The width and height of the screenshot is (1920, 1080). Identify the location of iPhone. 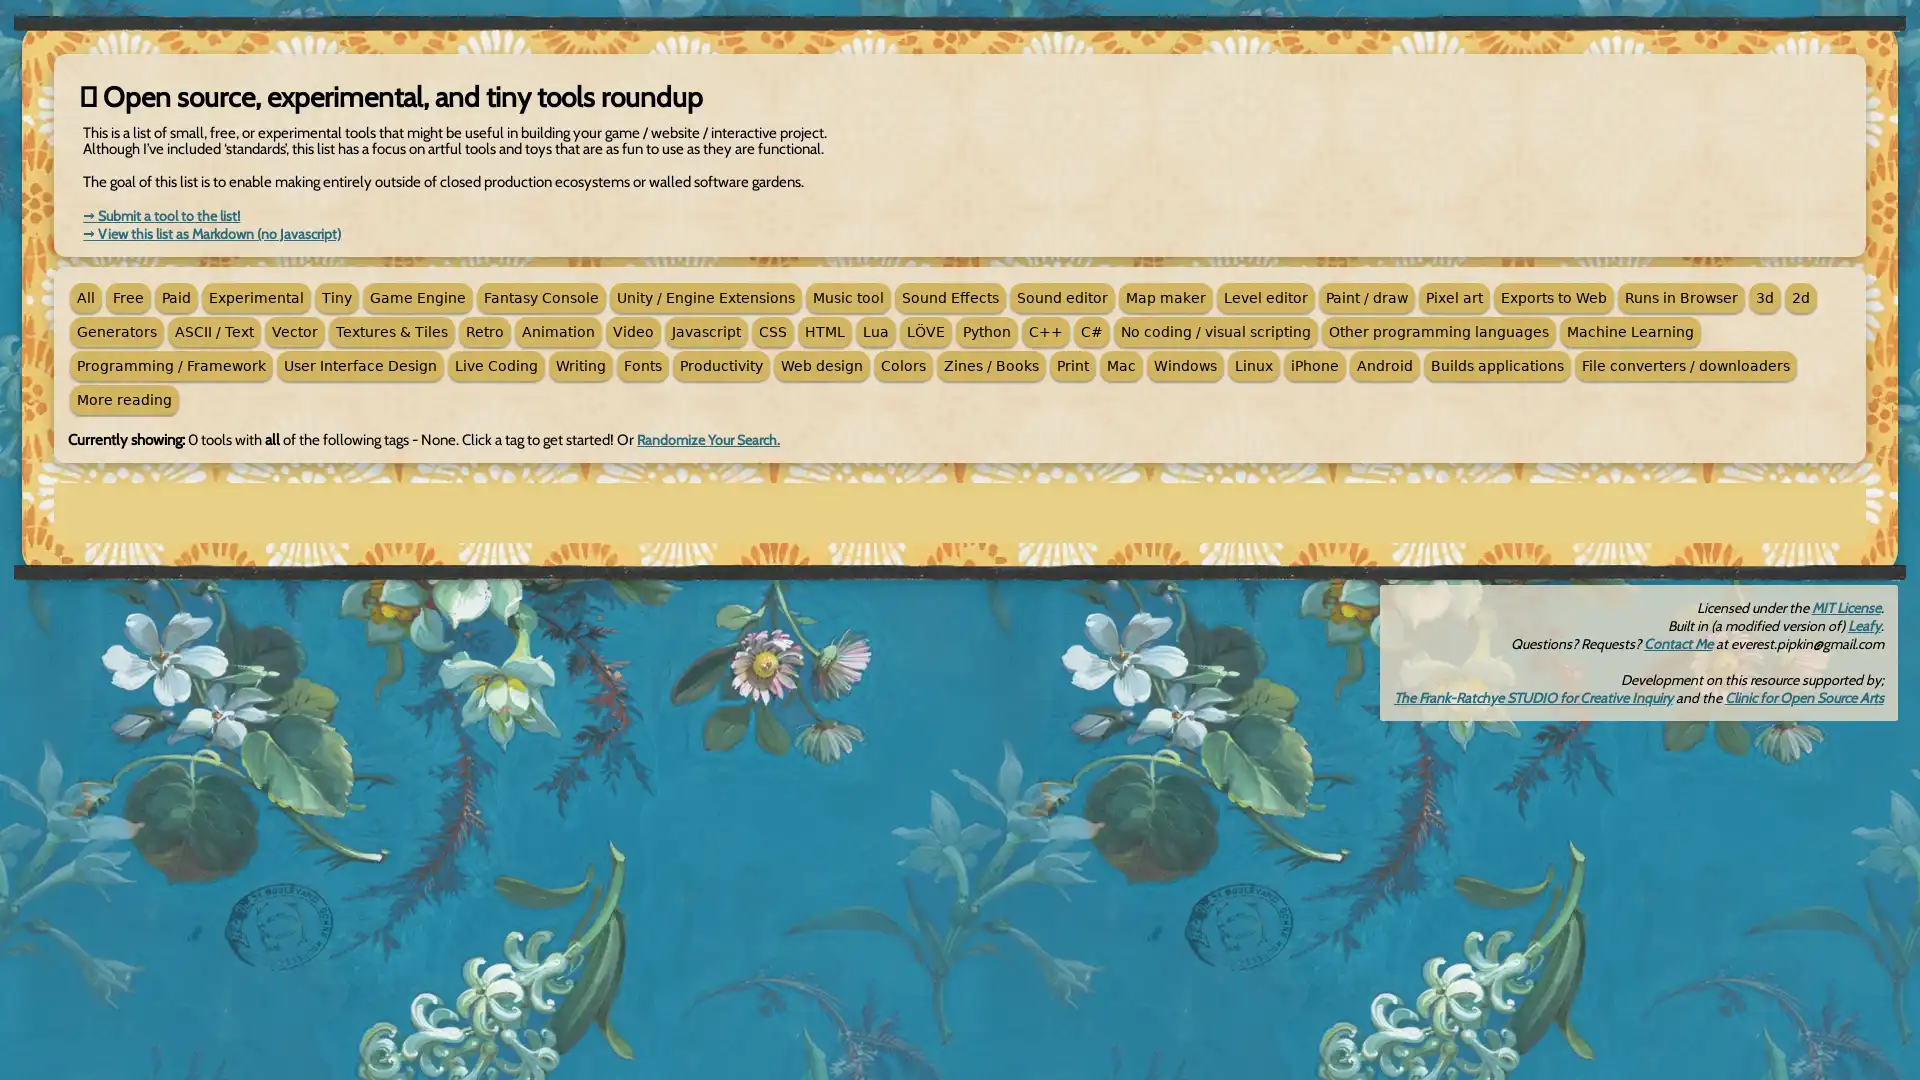
(1315, 366).